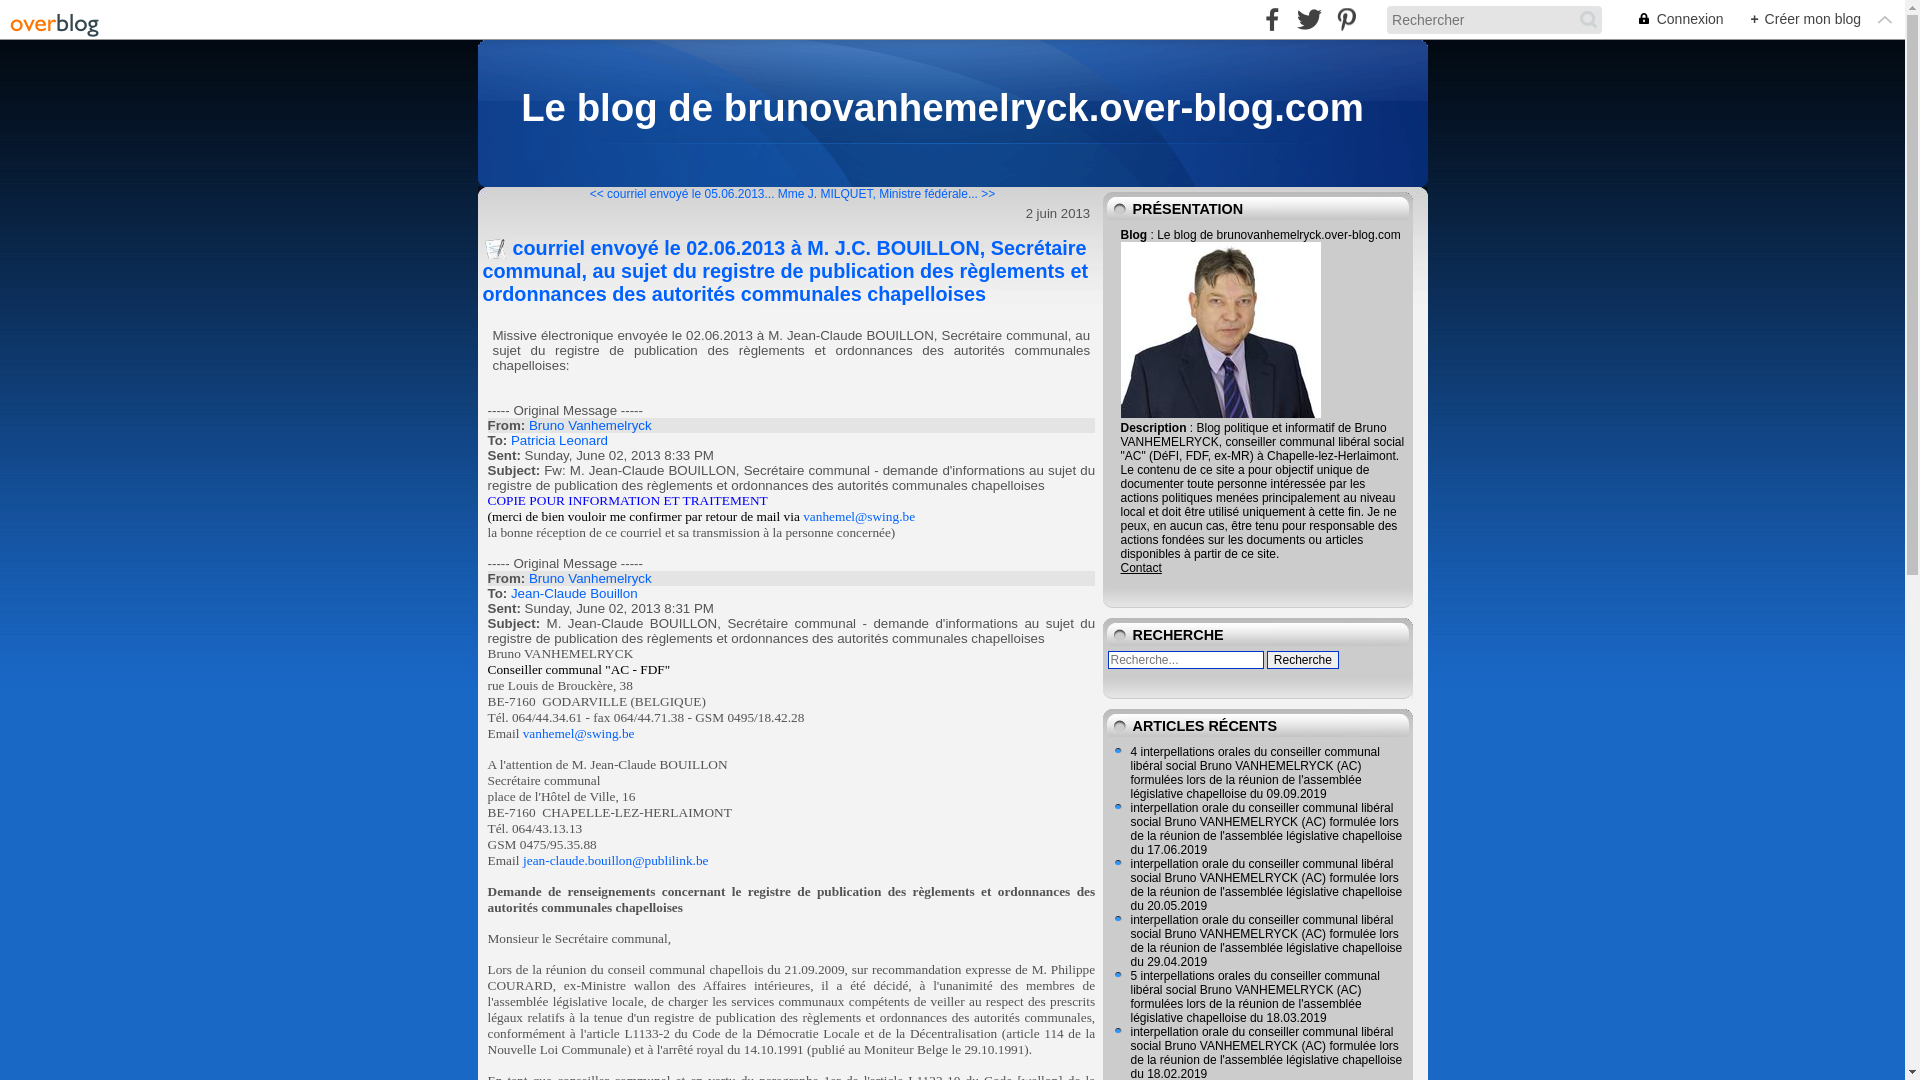 This screenshot has width=1920, height=1080. I want to click on 'Contact', so click(1140, 567).